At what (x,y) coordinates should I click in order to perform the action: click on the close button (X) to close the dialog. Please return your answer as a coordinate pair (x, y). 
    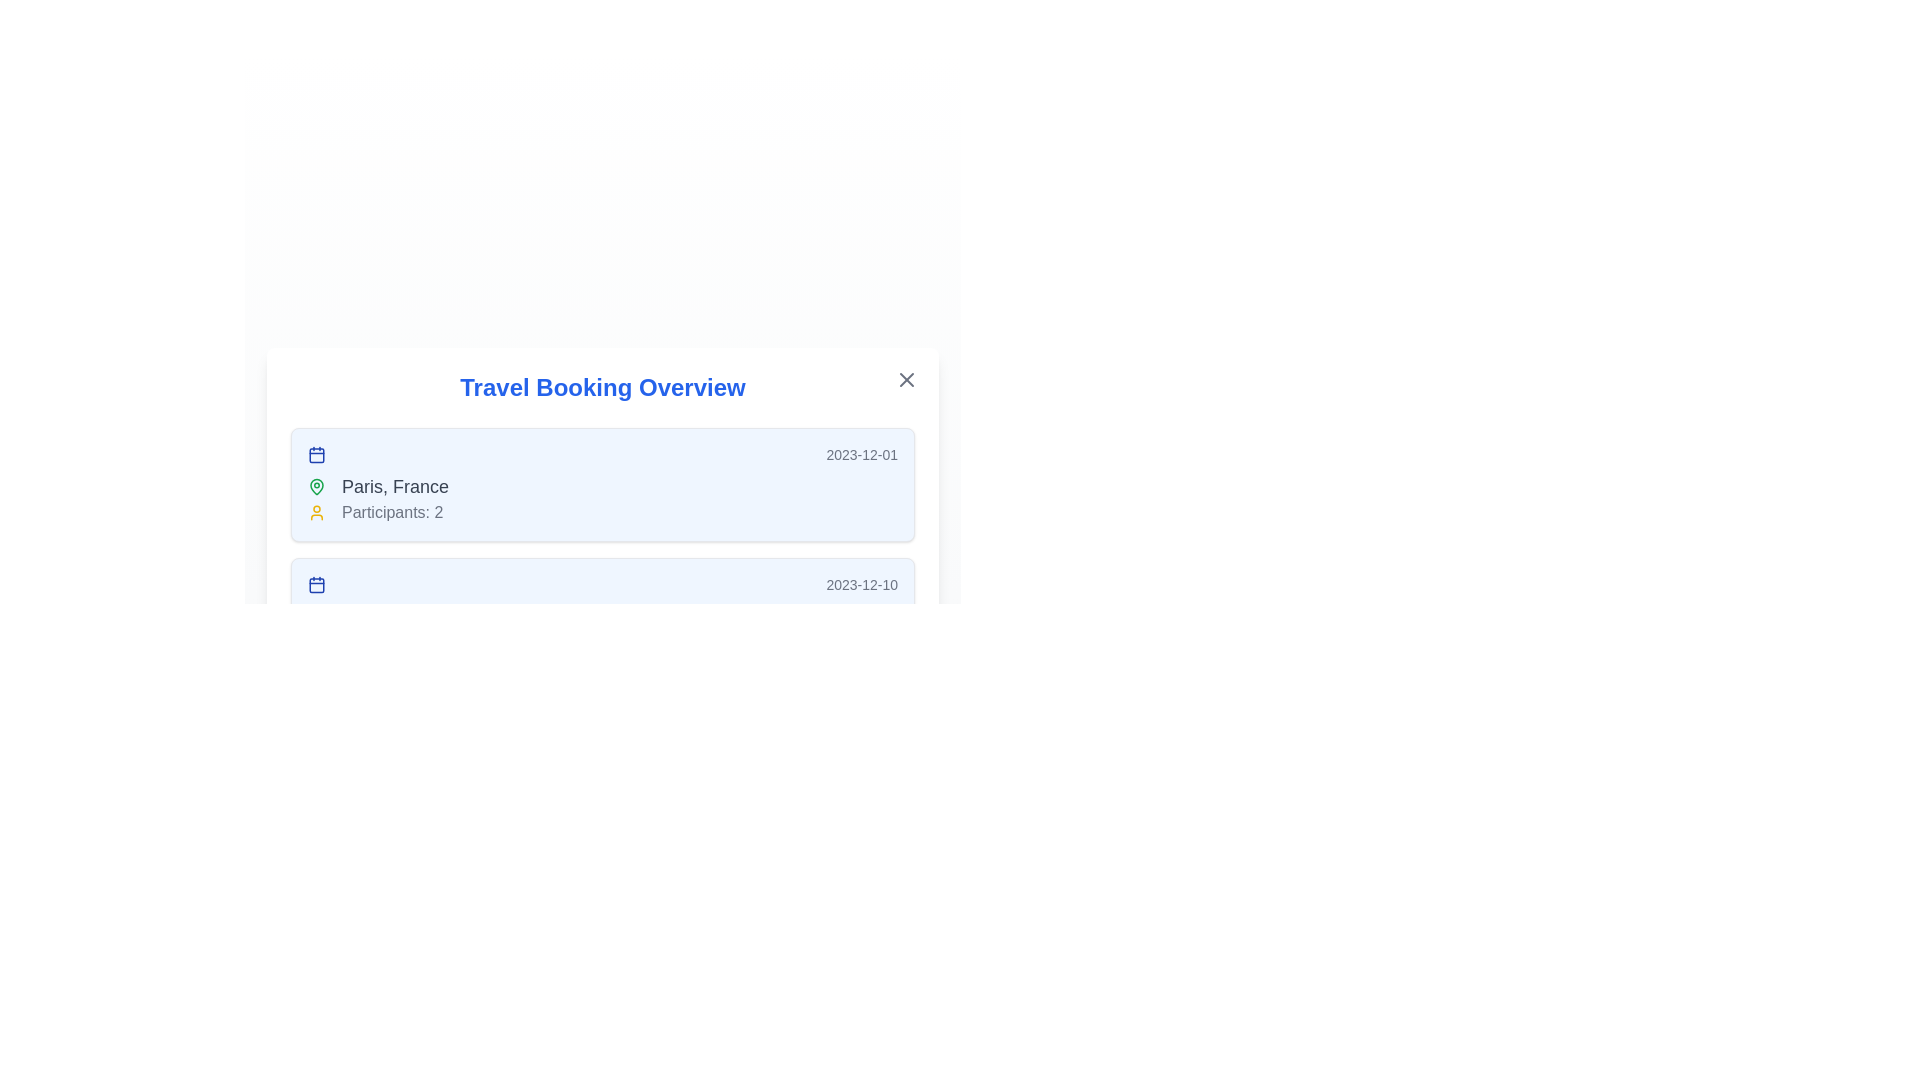
    Looking at the image, I should click on (906, 380).